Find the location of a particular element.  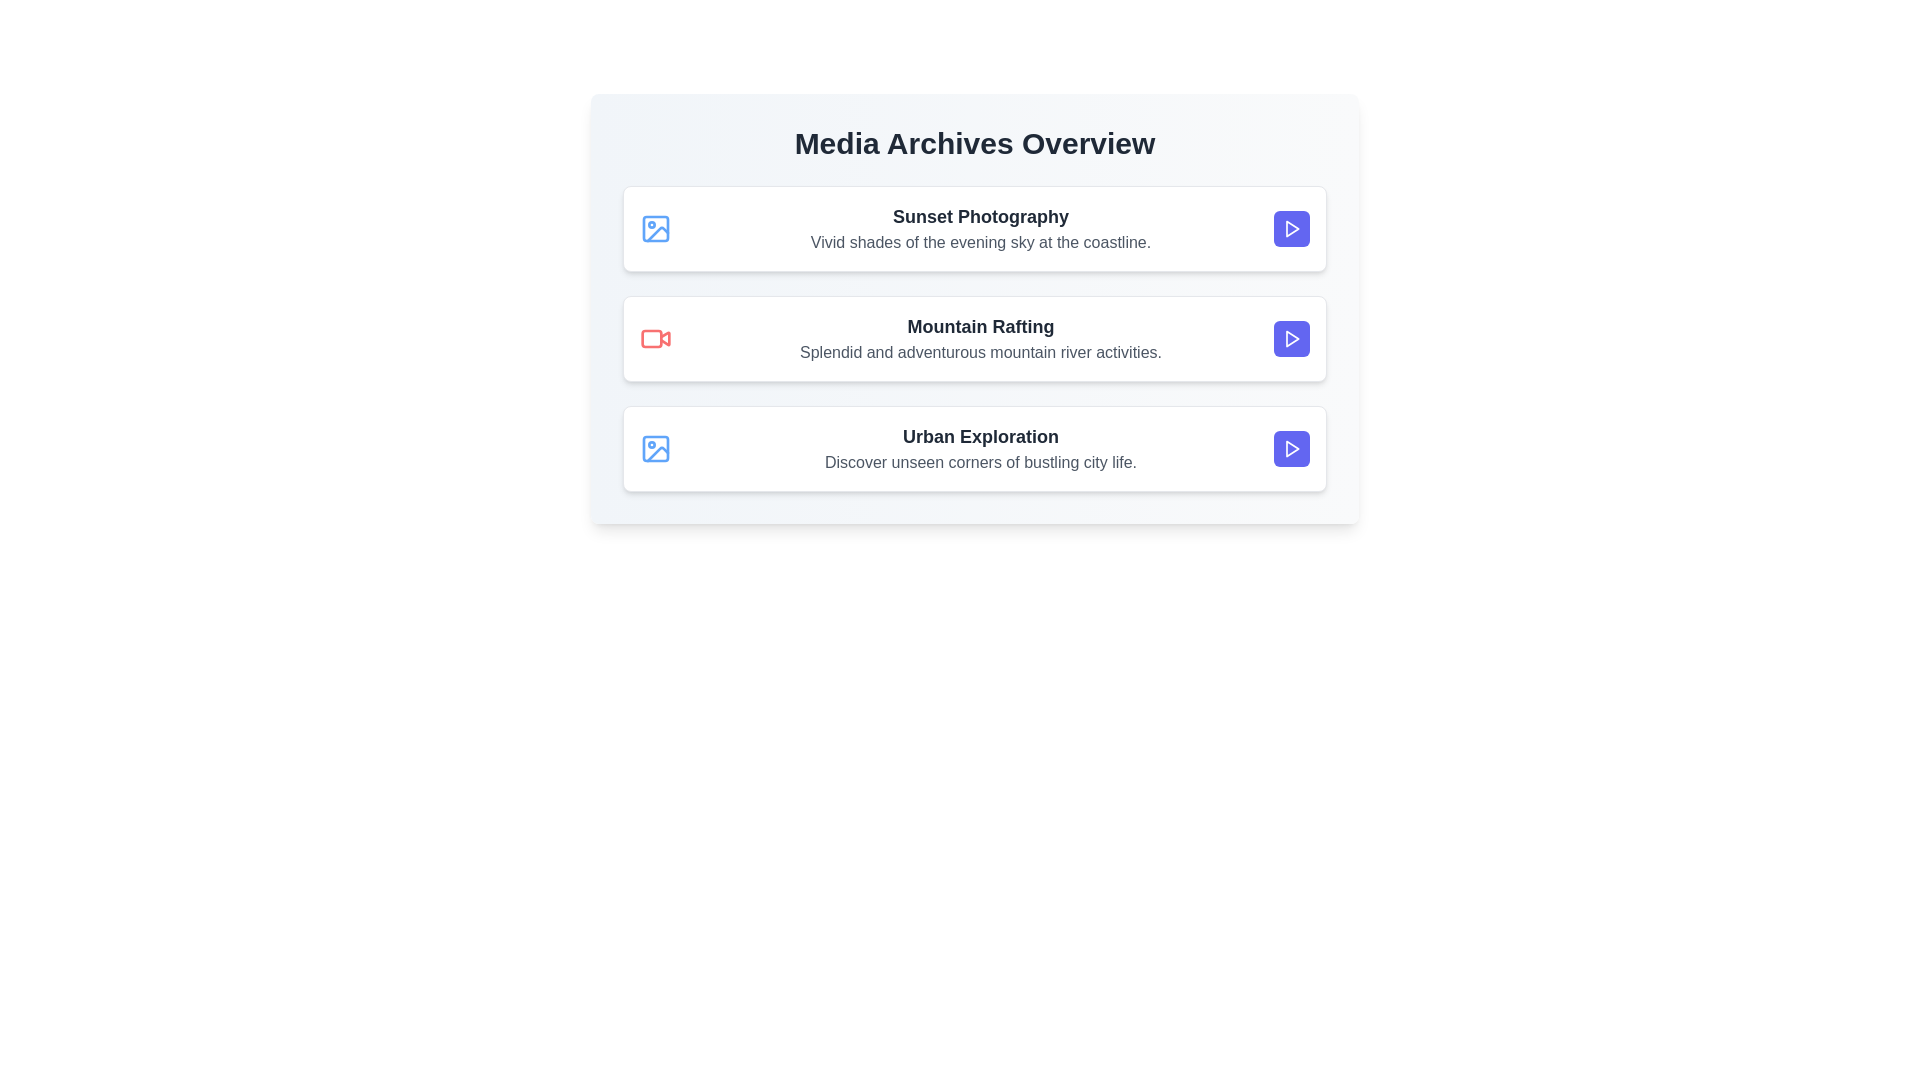

the media item corresponding to Sunset Photography is located at coordinates (974, 227).